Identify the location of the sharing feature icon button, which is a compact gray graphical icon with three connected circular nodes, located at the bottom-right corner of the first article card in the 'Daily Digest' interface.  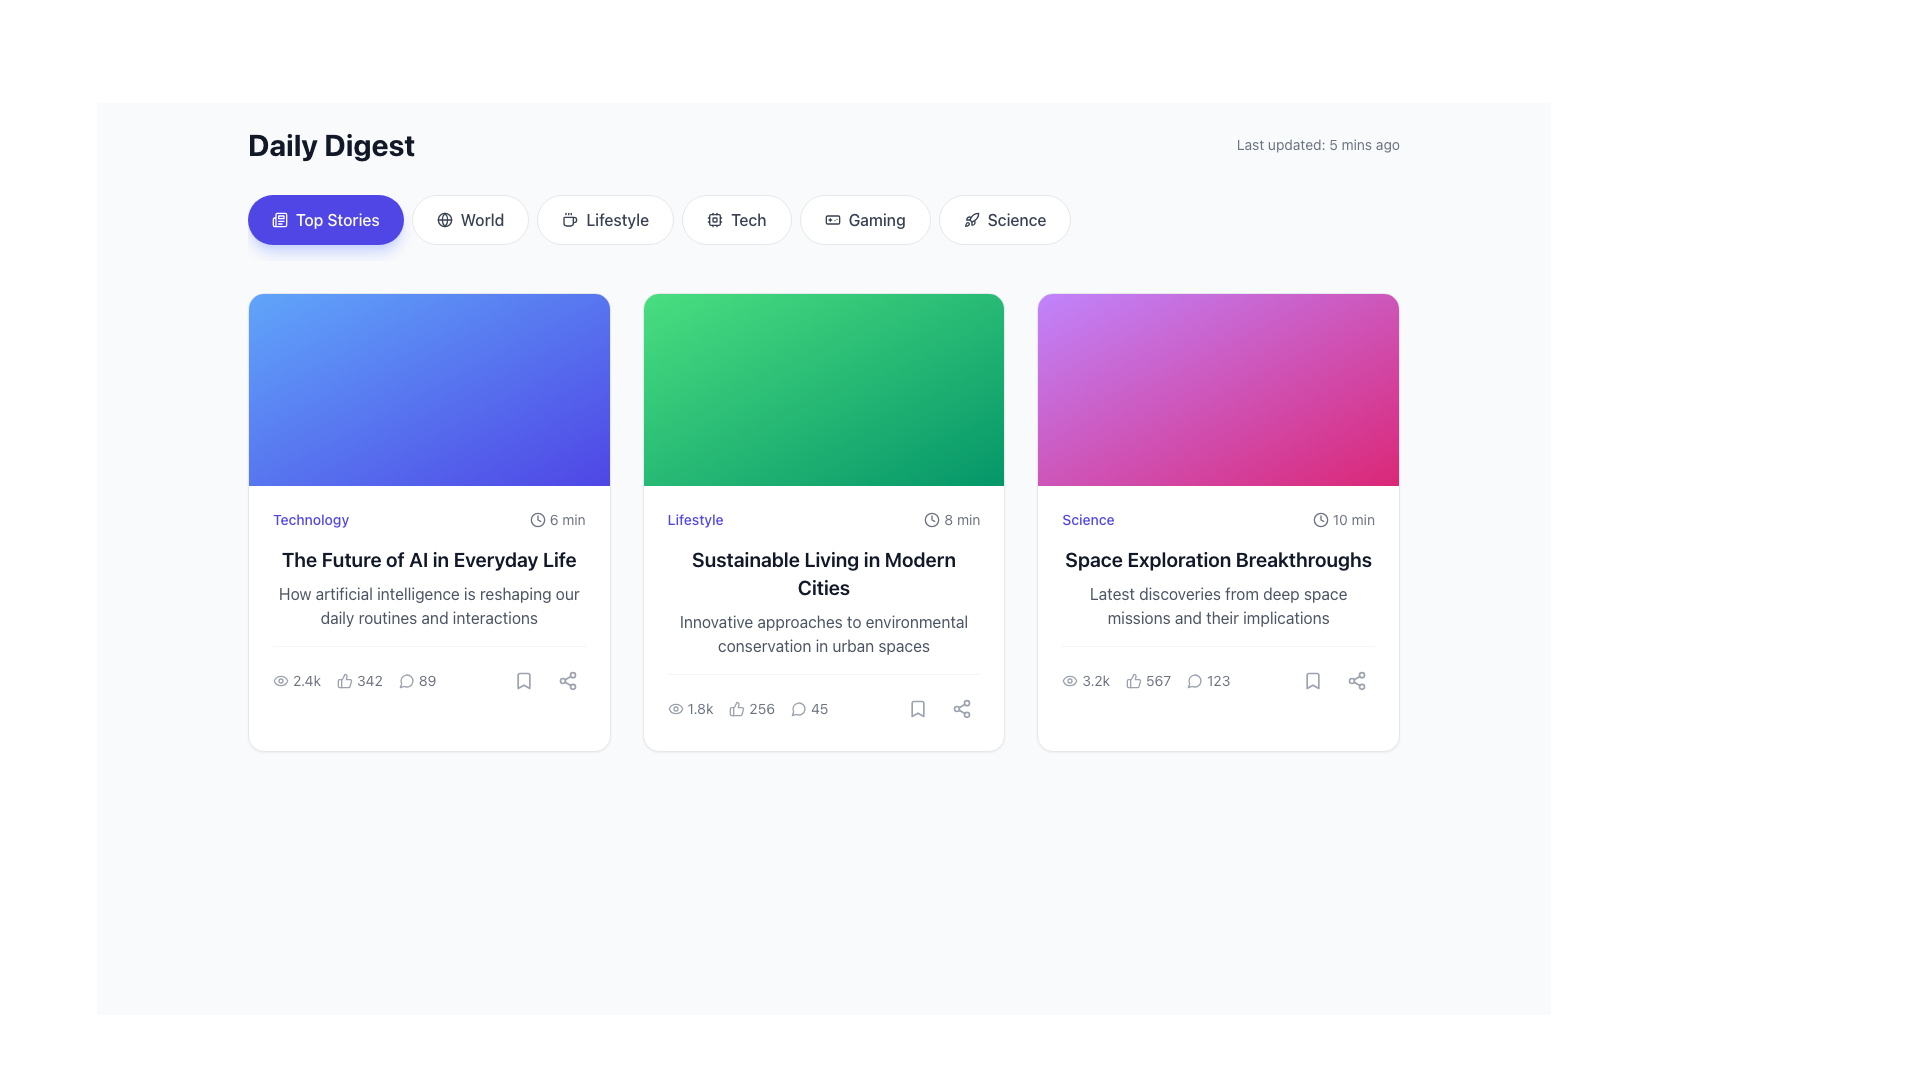
(566, 680).